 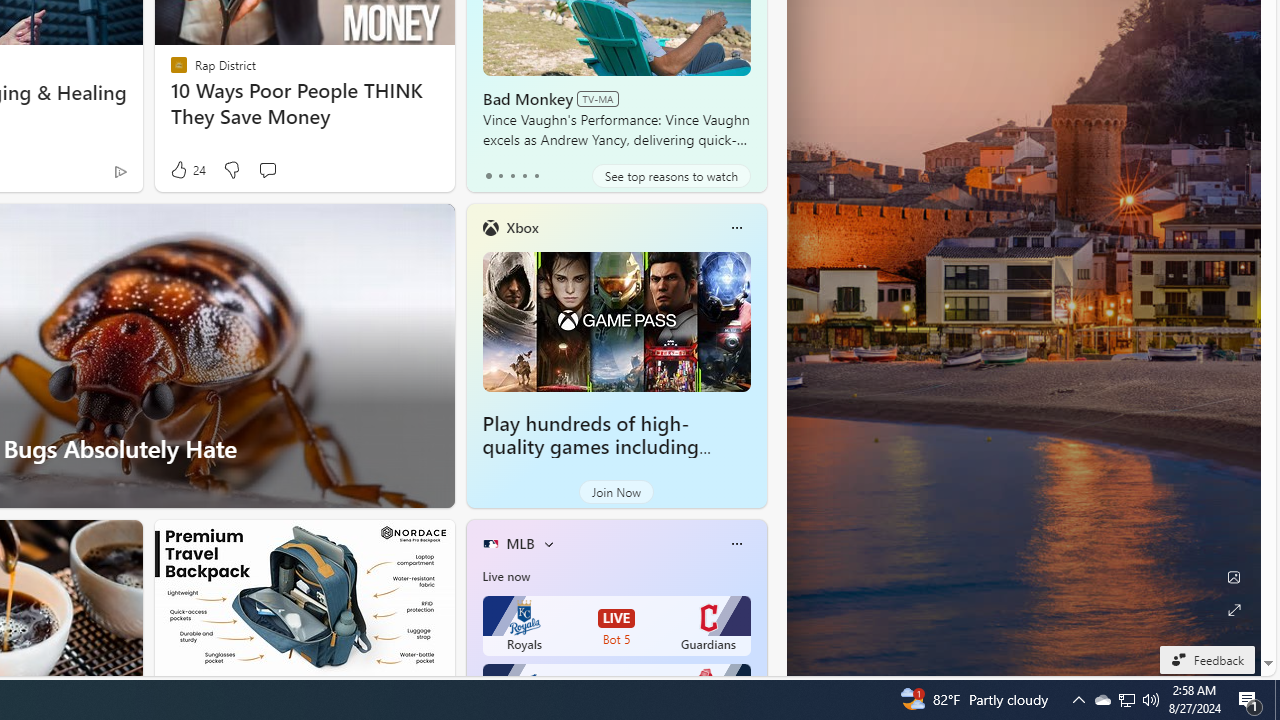 I want to click on 'Join Now', so click(x=615, y=492).